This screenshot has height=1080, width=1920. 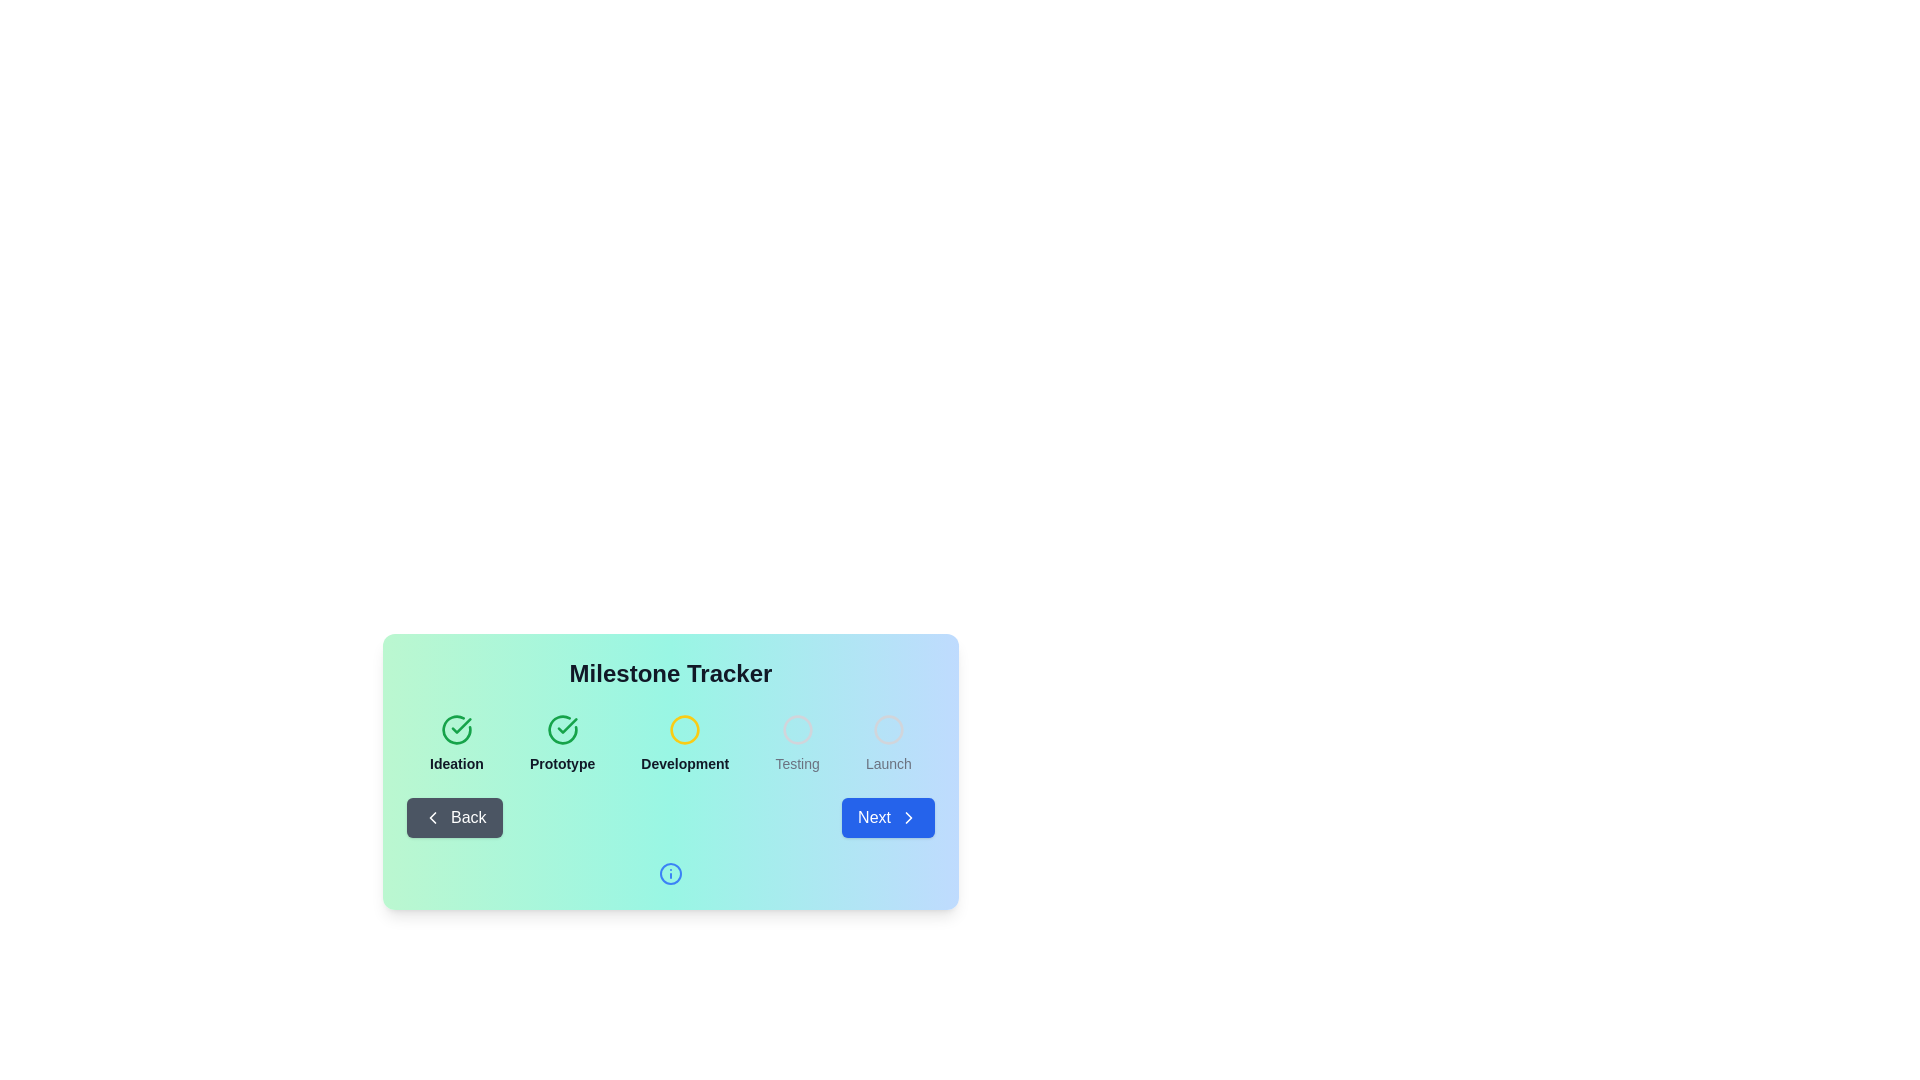 I want to click on label element with the text 'Ideation' that is accompanied by a green checkmark icon, positioned as the first item in the progress stages sequence, so click(x=455, y=744).